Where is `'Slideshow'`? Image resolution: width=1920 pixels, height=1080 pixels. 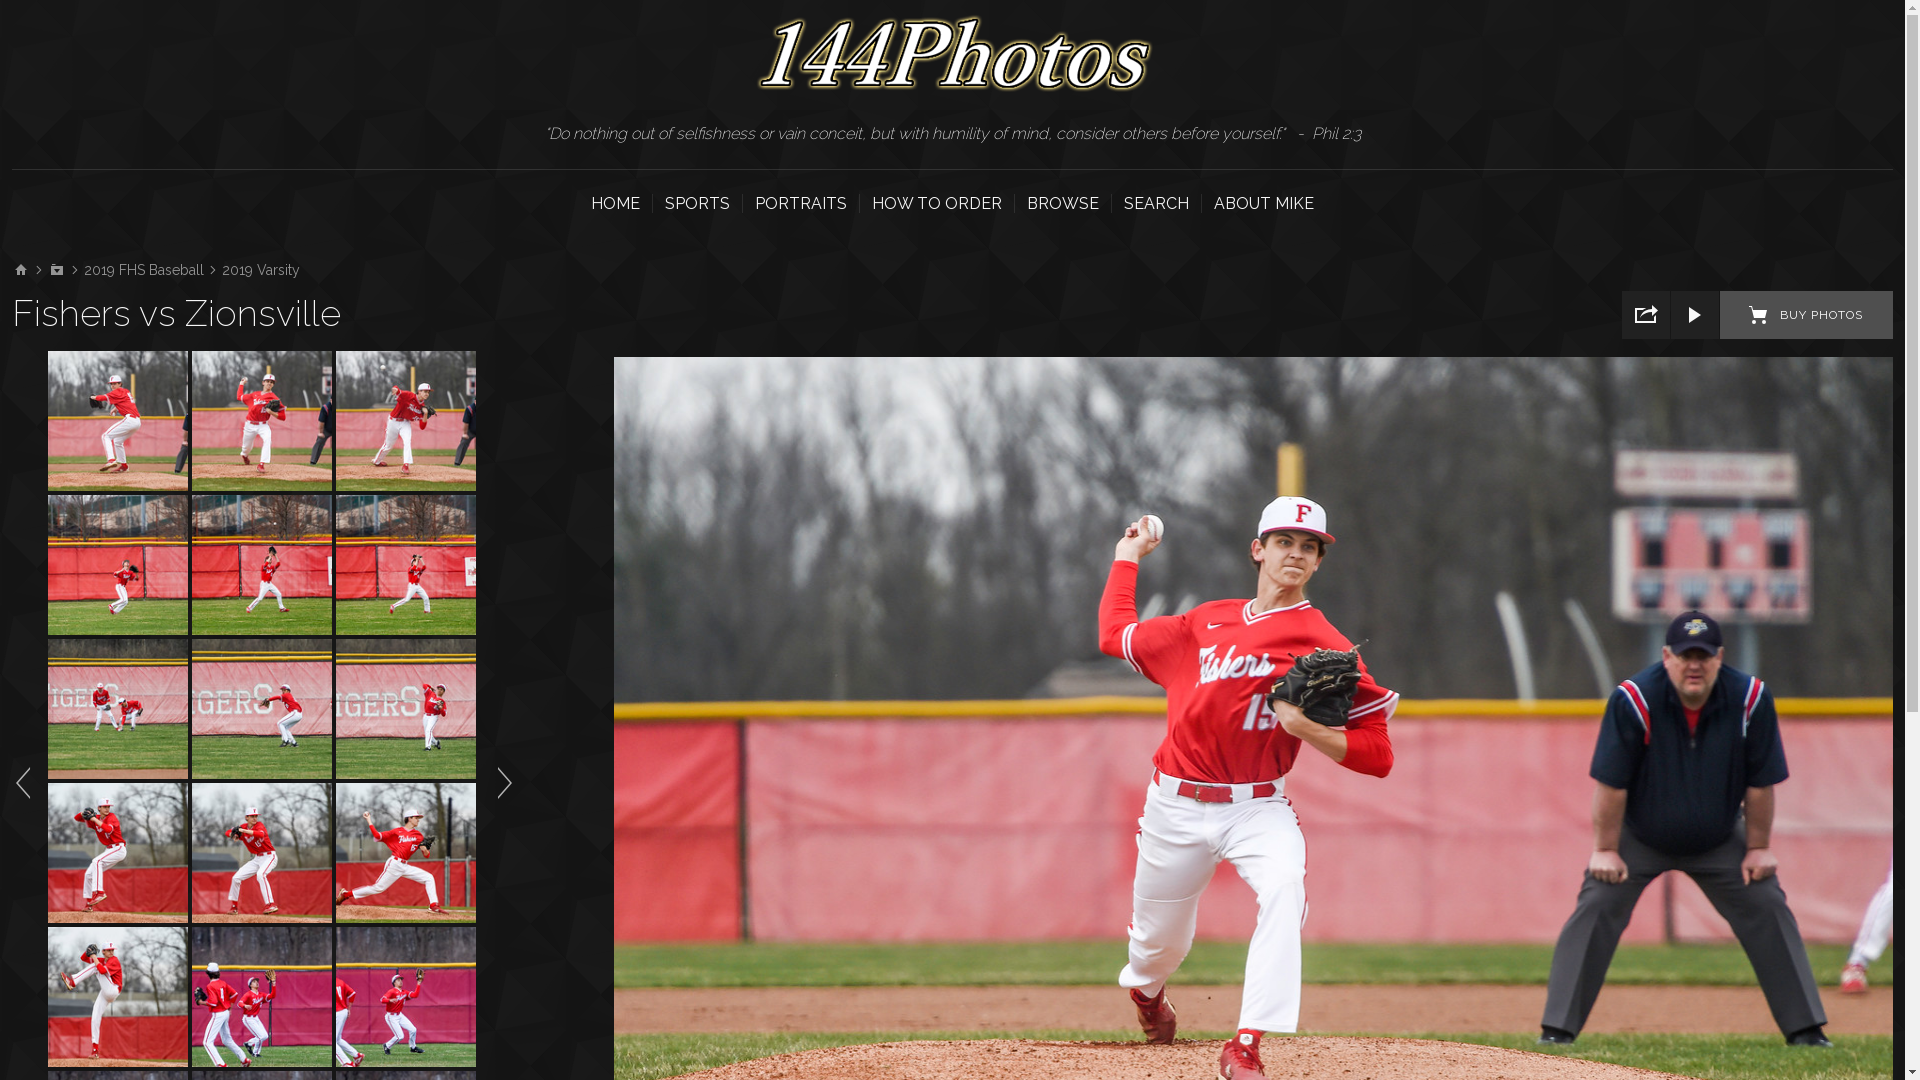 'Slideshow' is located at coordinates (1693, 315).